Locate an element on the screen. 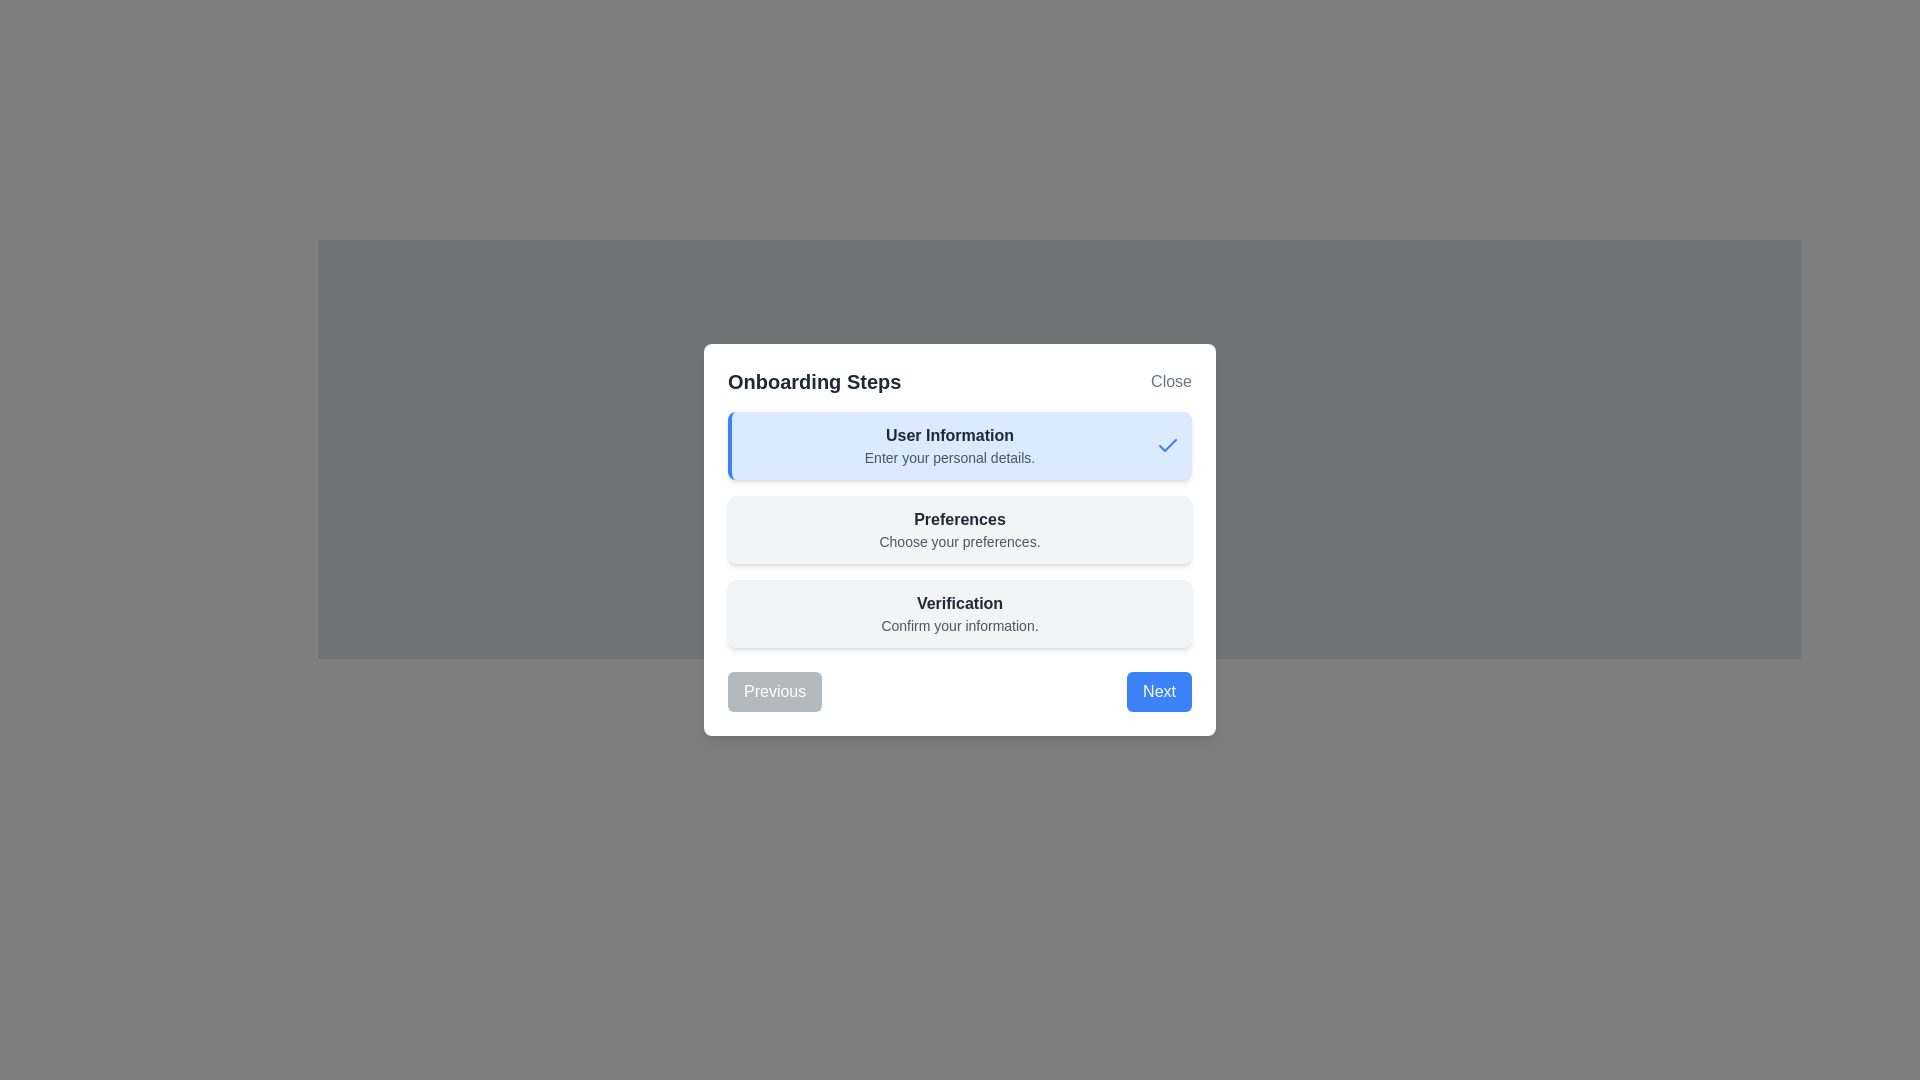 This screenshot has height=1080, width=1920. the 'Preferences' informational section, which contains the title 'Preferences' and description 'Choose your preferences.' in the Onboarding Steps dialog is located at coordinates (960, 528).